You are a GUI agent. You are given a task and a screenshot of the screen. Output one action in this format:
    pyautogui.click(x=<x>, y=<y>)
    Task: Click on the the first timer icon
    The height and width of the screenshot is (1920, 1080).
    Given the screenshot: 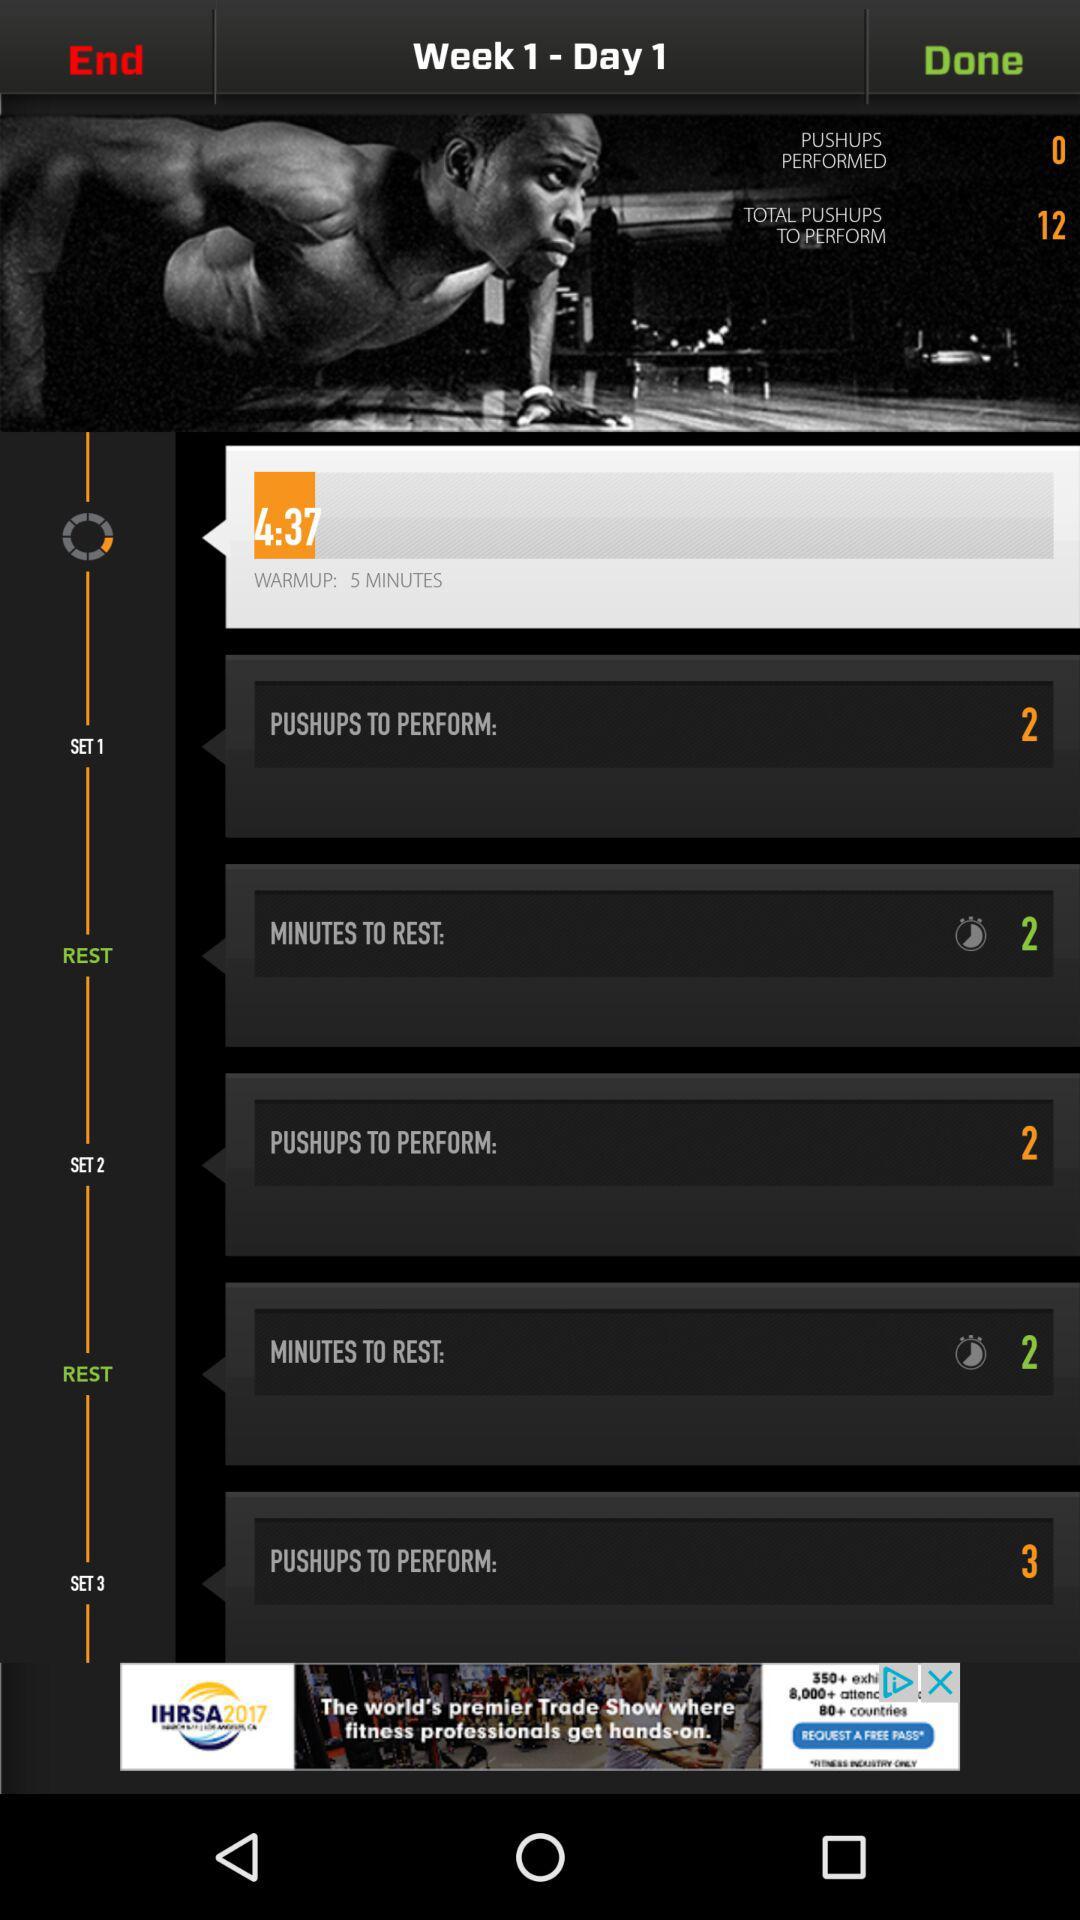 What is the action you would take?
    pyautogui.click(x=978, y=933)
    